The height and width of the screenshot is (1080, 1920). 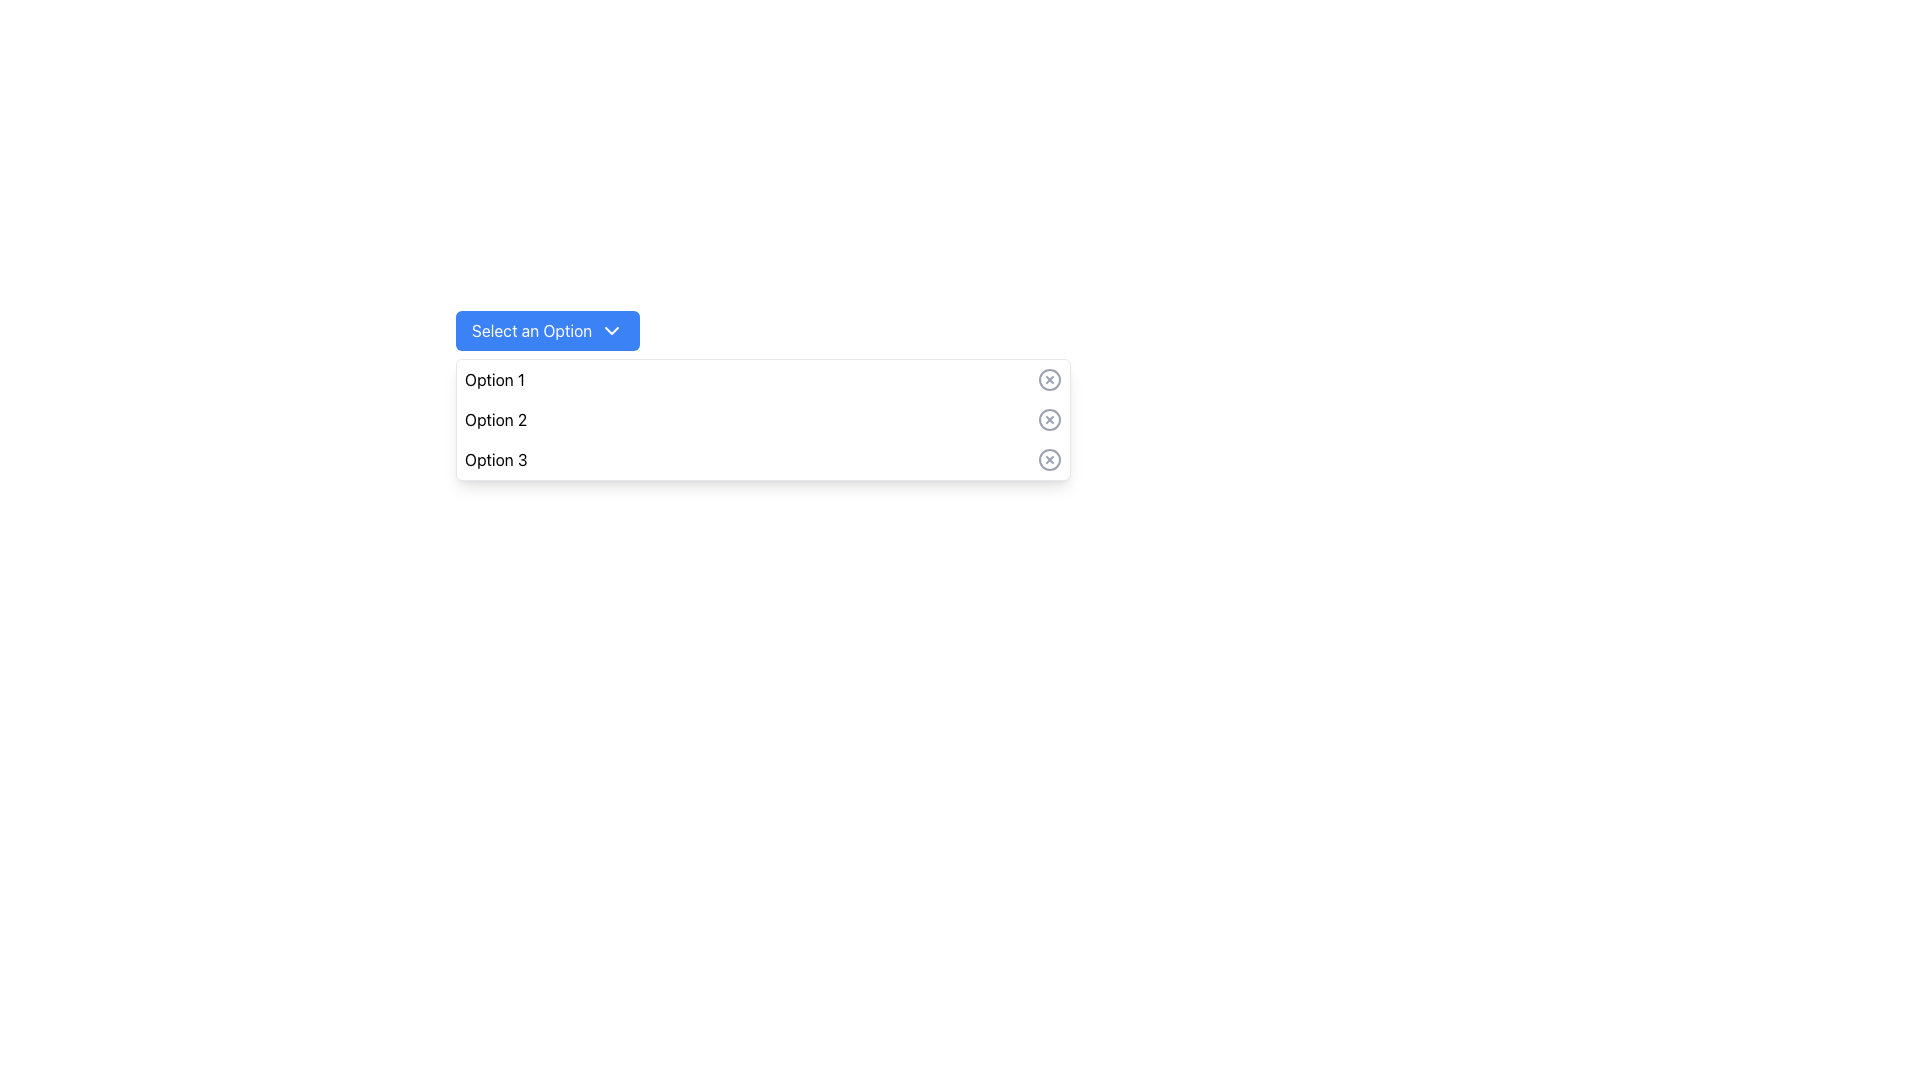 I want to click on the first item in the dropdown menu labeled 'Option 1', so click(x=762, y=380).